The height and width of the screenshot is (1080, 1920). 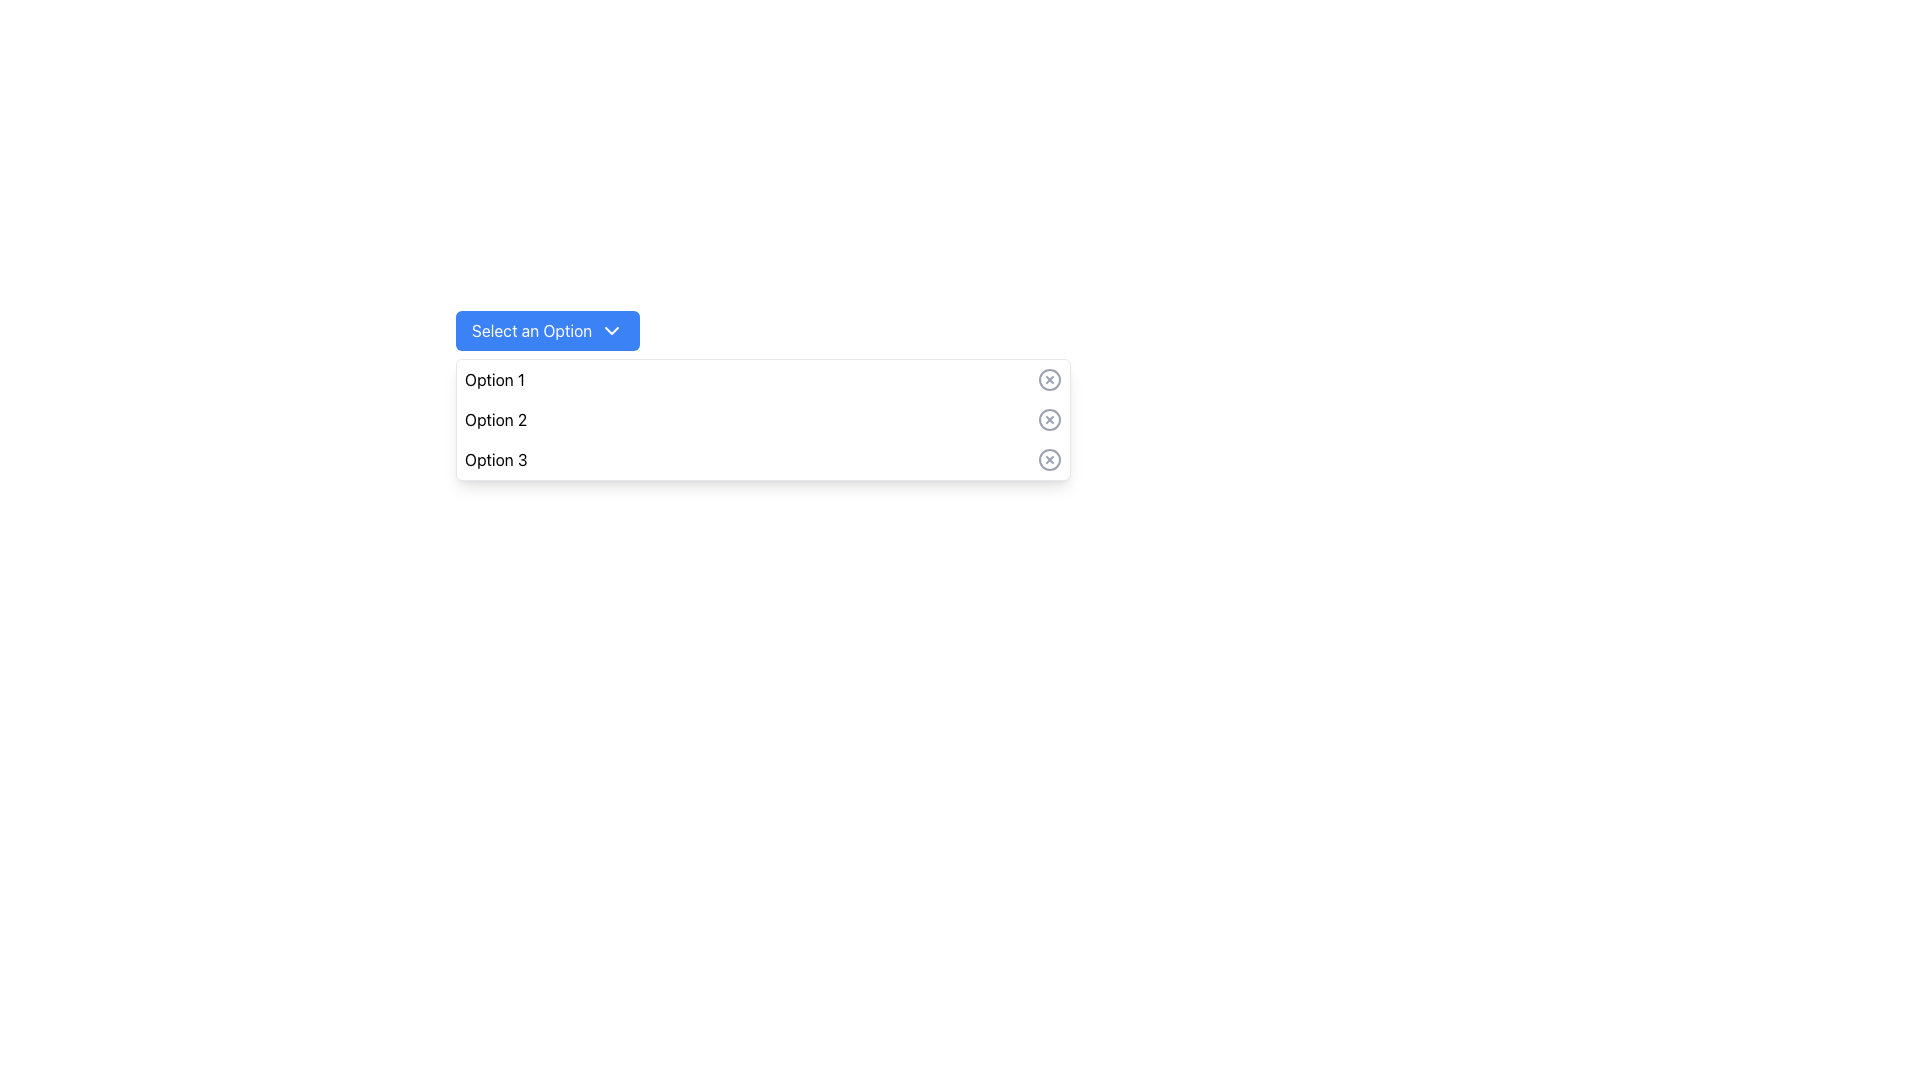 I want to click on the first item in the dropdown menu labeled 'Option 1', so click(x=762, y=380).